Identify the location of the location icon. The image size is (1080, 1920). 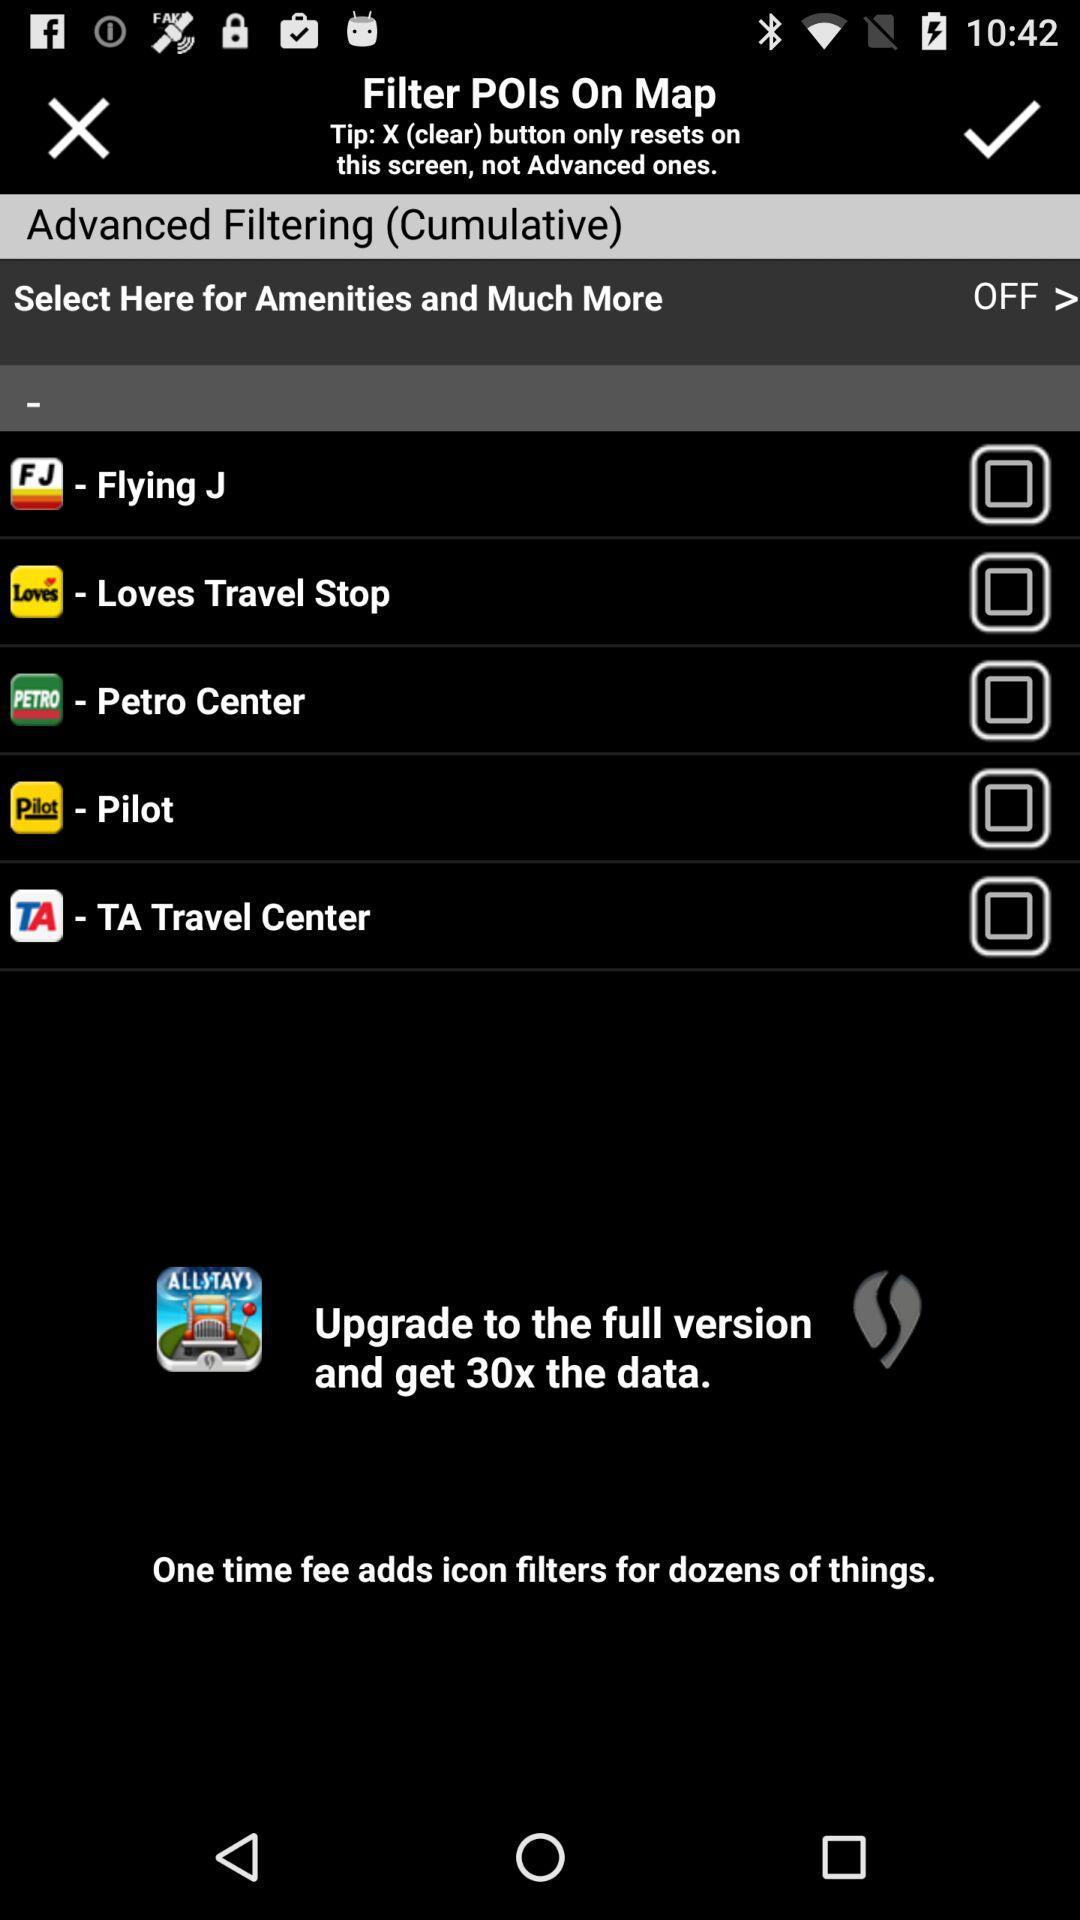
(885, 1410).